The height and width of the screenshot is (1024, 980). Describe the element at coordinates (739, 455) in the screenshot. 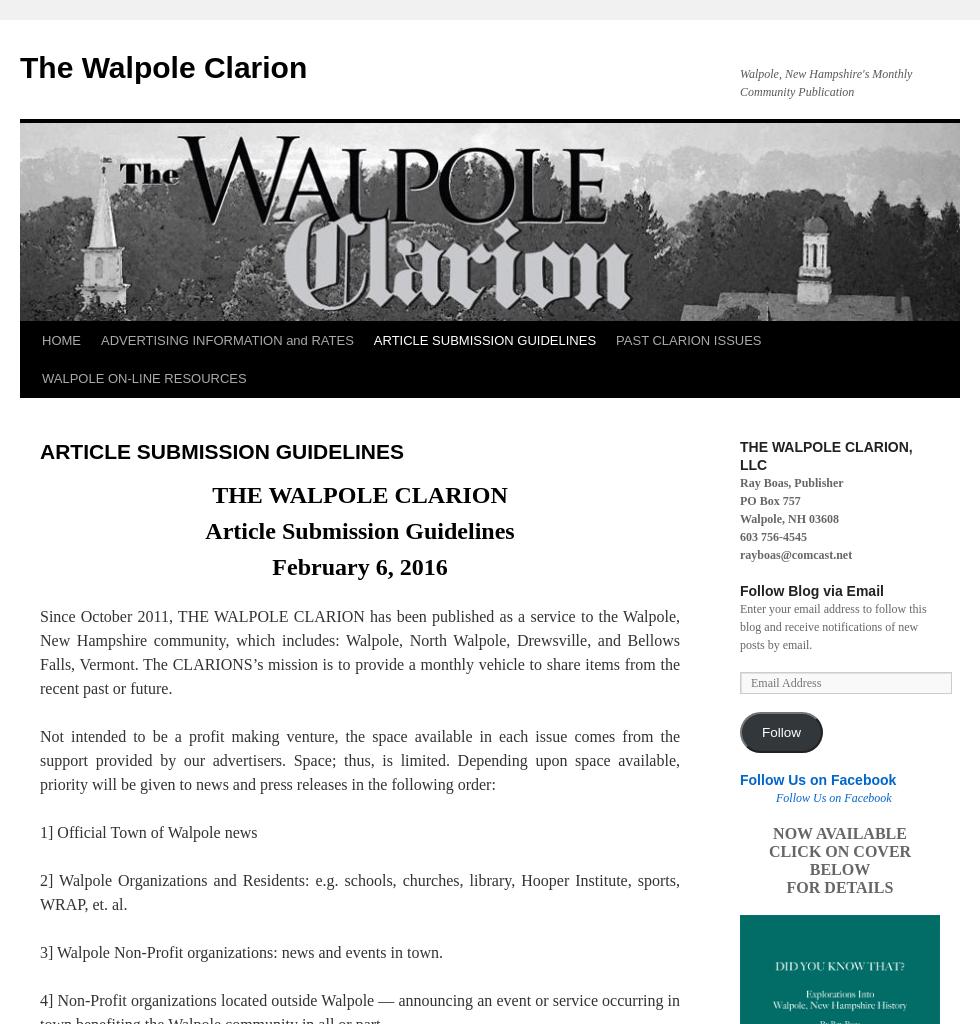

I see `'THE WALPOLE CLARION, LLC'` at that location.